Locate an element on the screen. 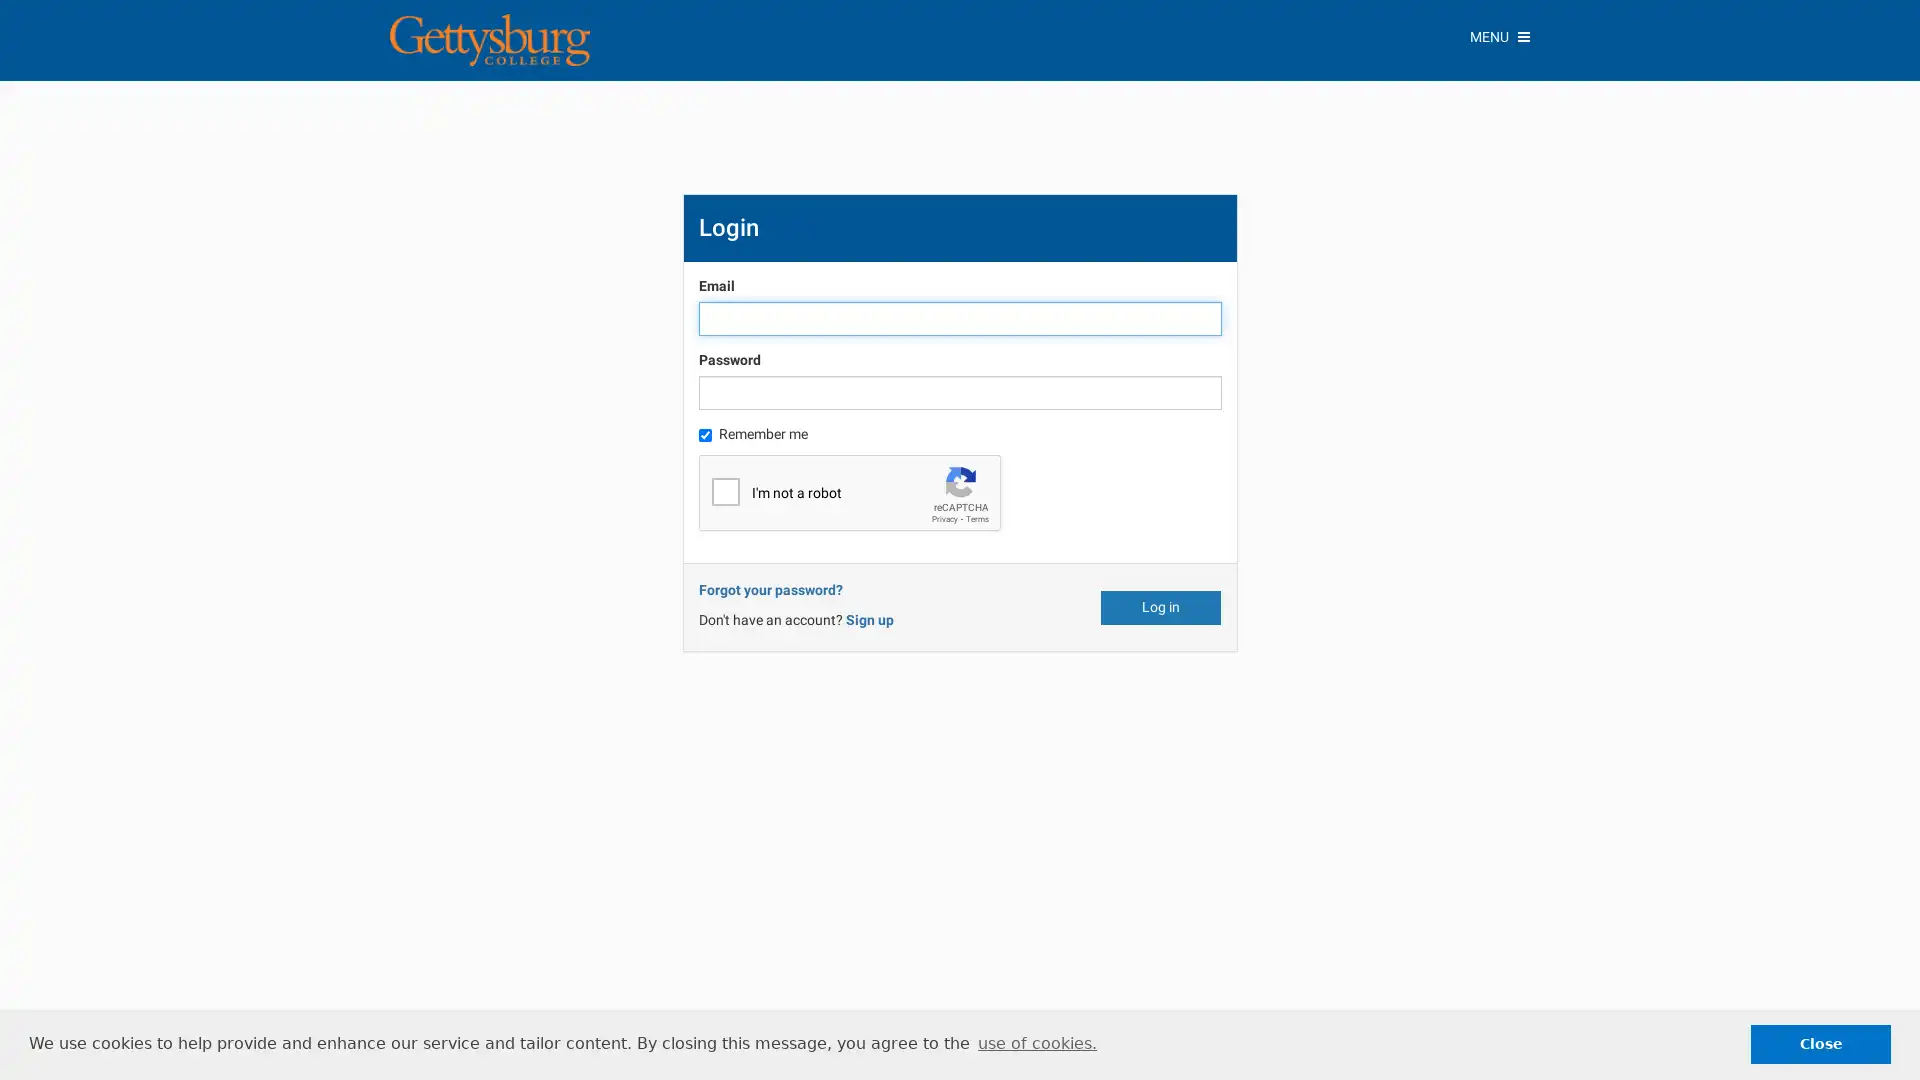 The image size is (1920, 1080). learn more about cookies is located at coordinates (1036, 1043).